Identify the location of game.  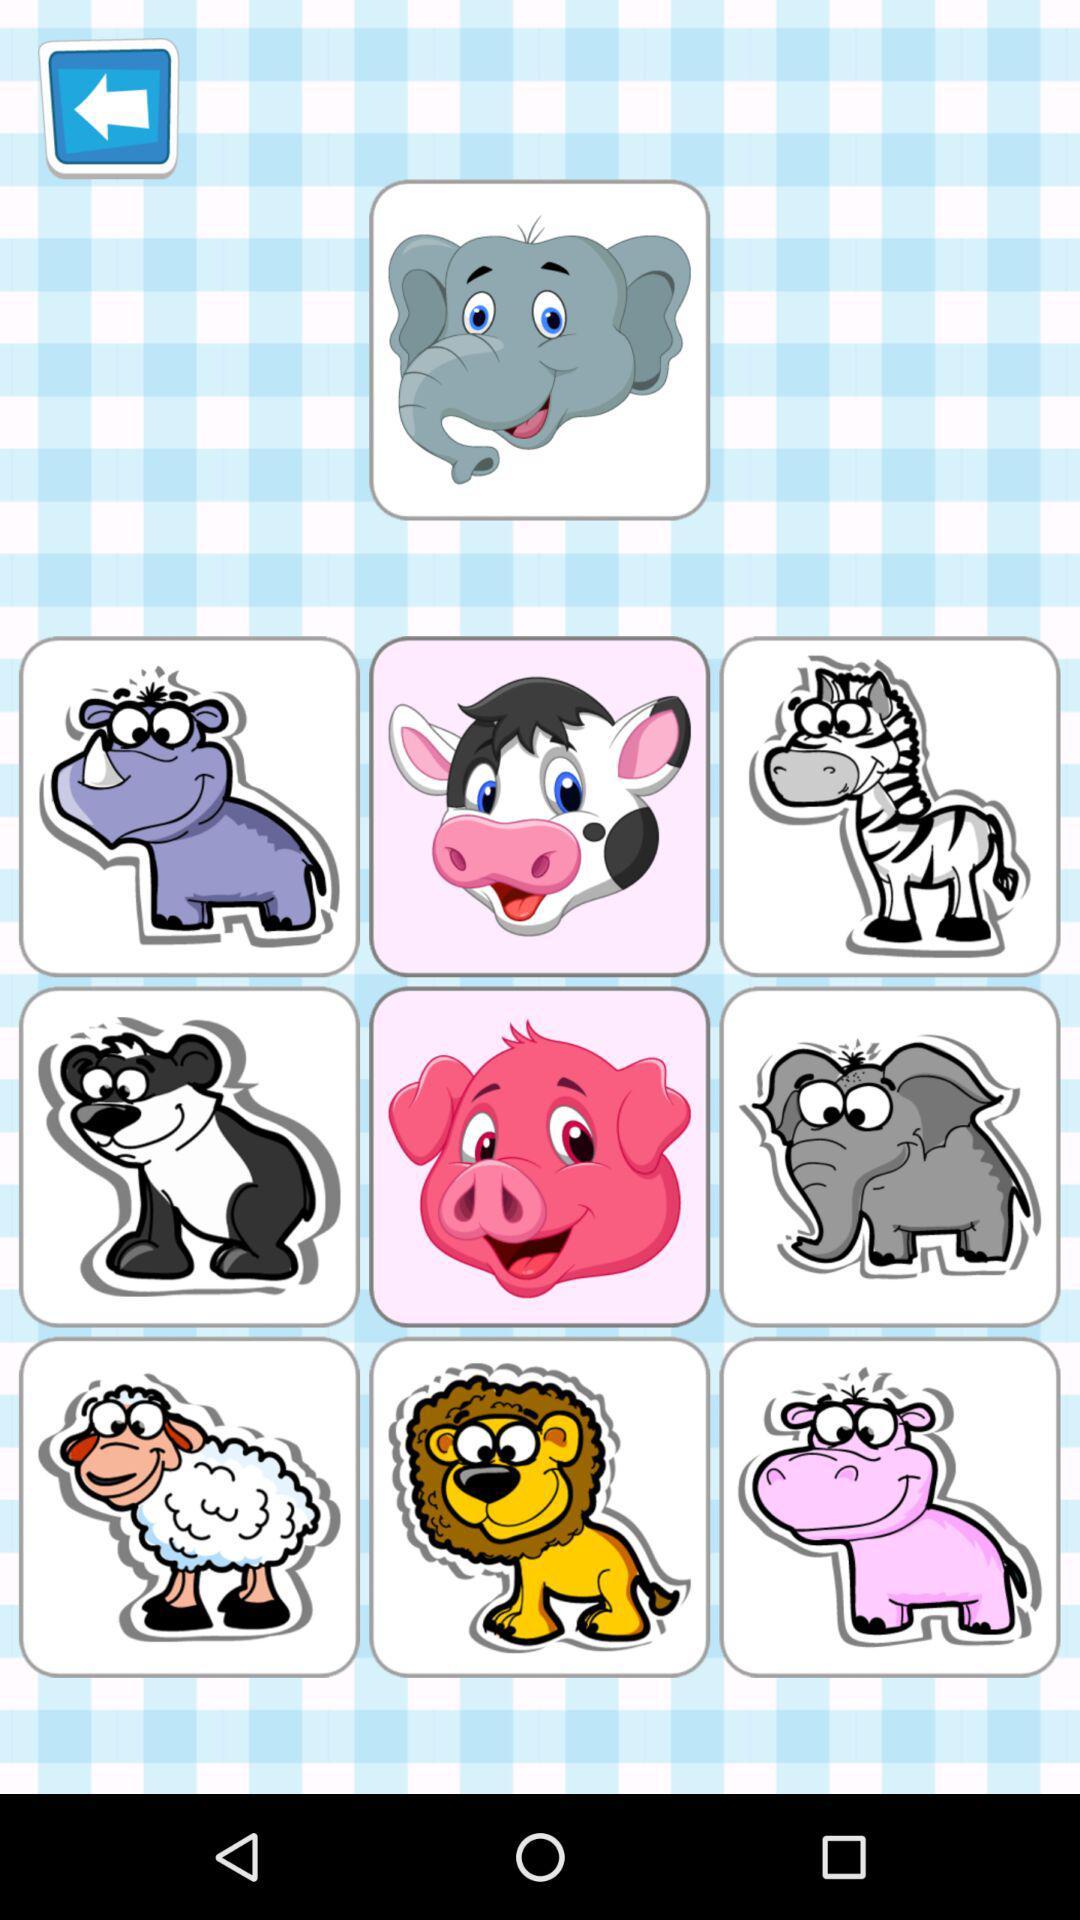
(538, 349).